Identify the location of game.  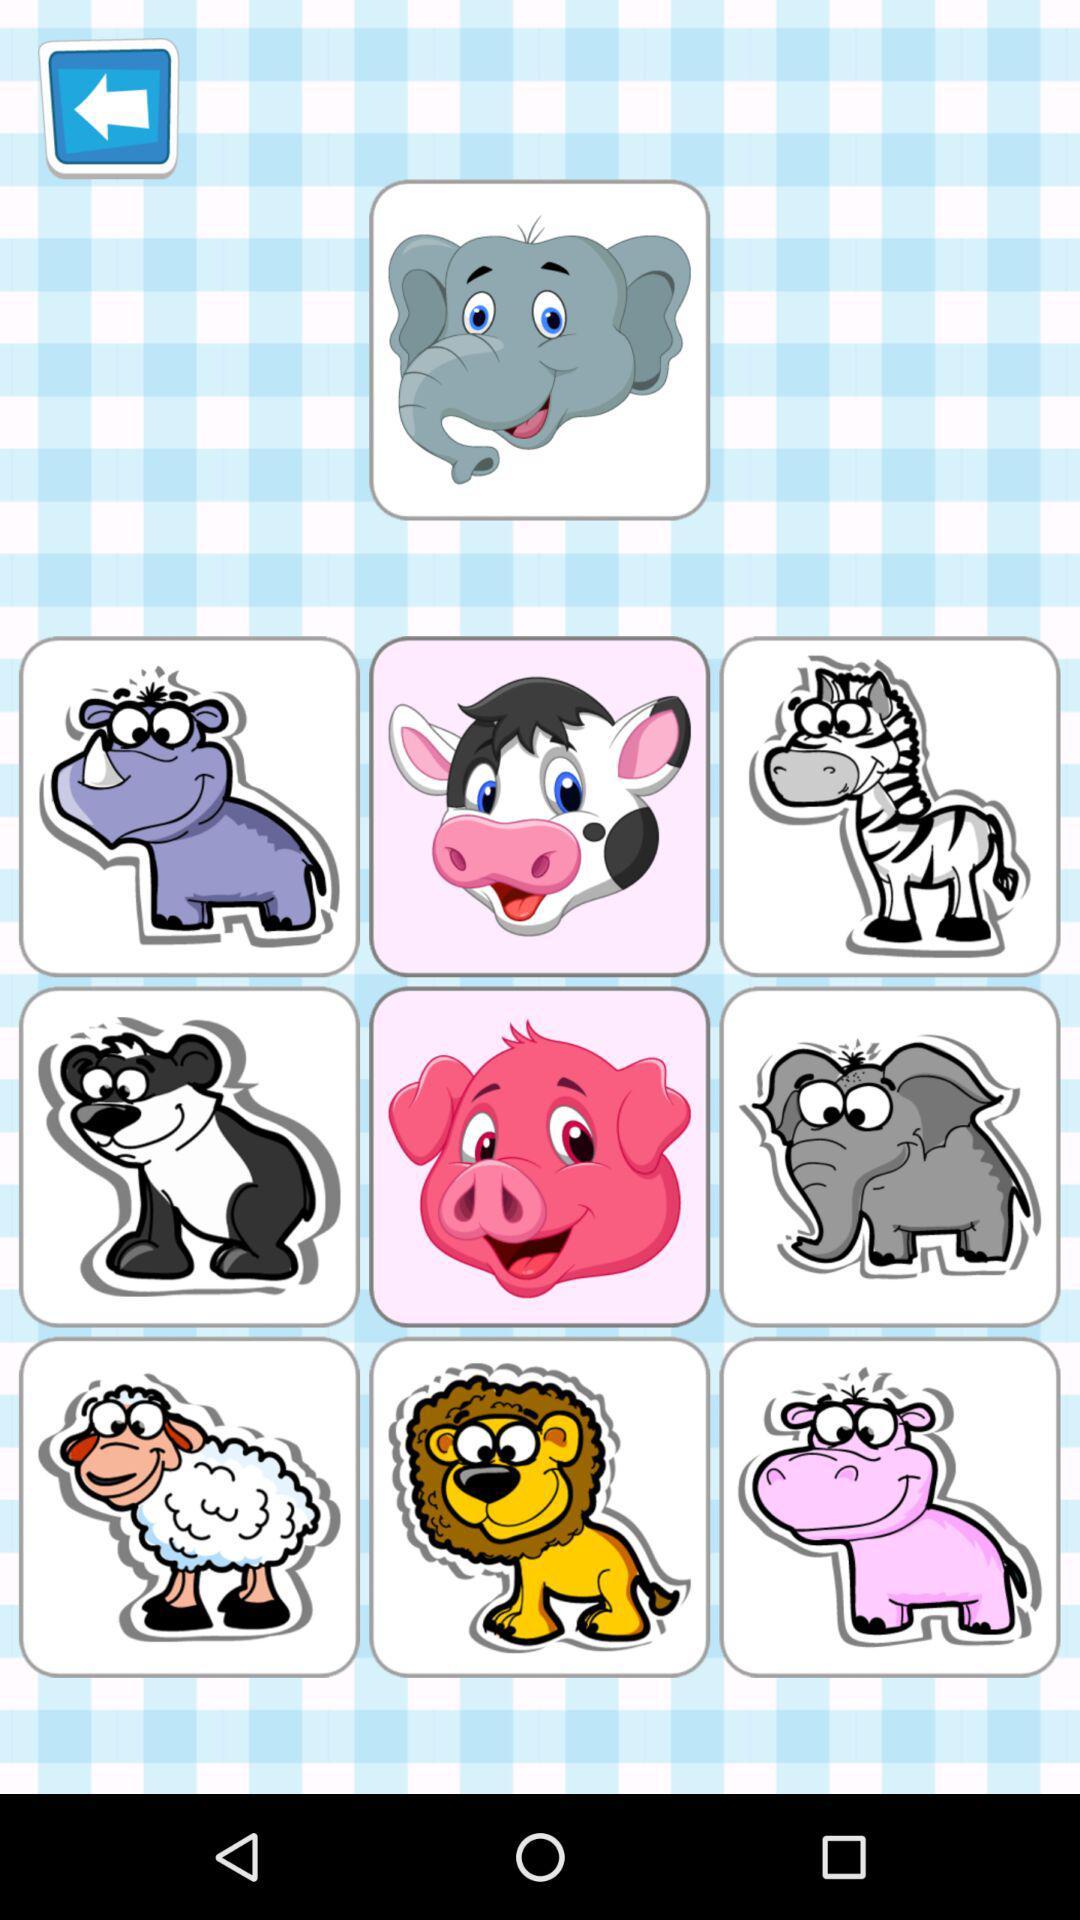
(538, 349).